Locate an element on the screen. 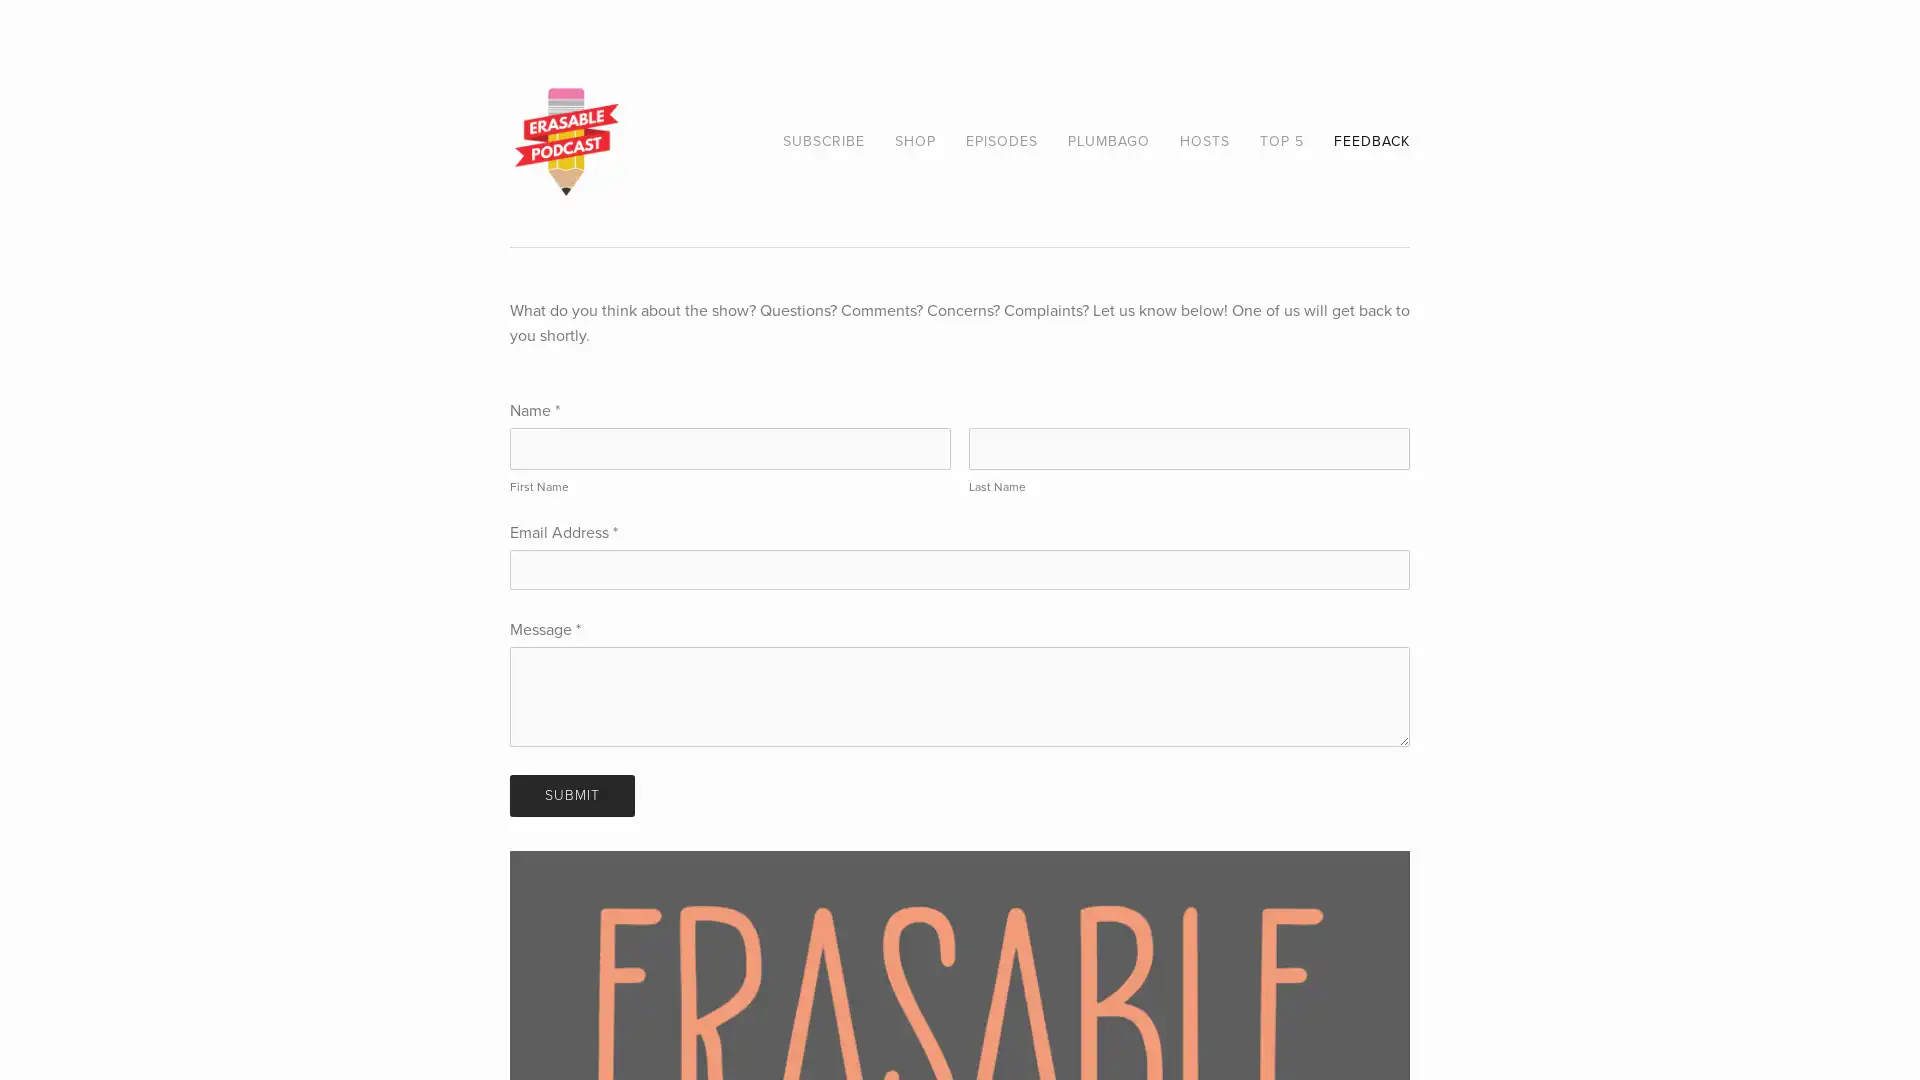 Image resolution: width=1920 pixels, height=1080 pixels. Submit is located at coordinates (571, 793).